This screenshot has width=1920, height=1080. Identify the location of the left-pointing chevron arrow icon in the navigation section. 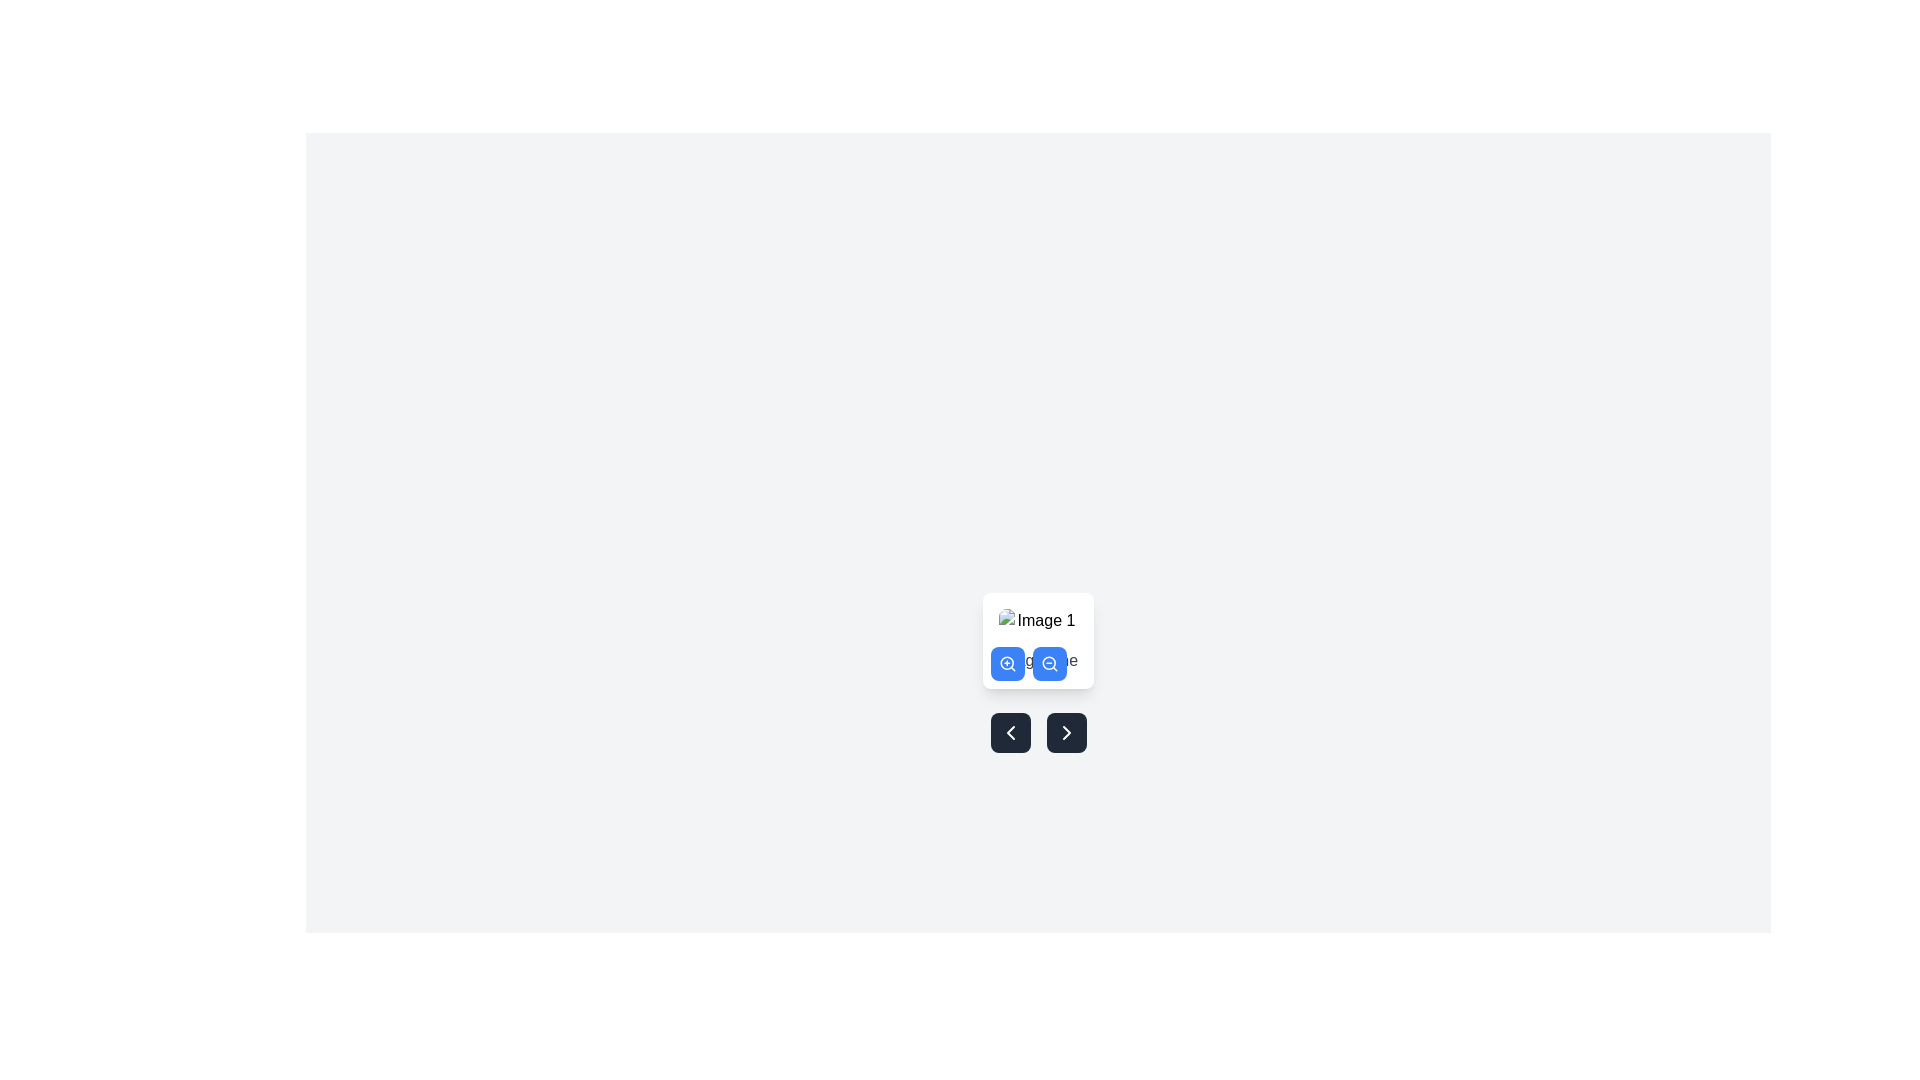
(1010, 732).